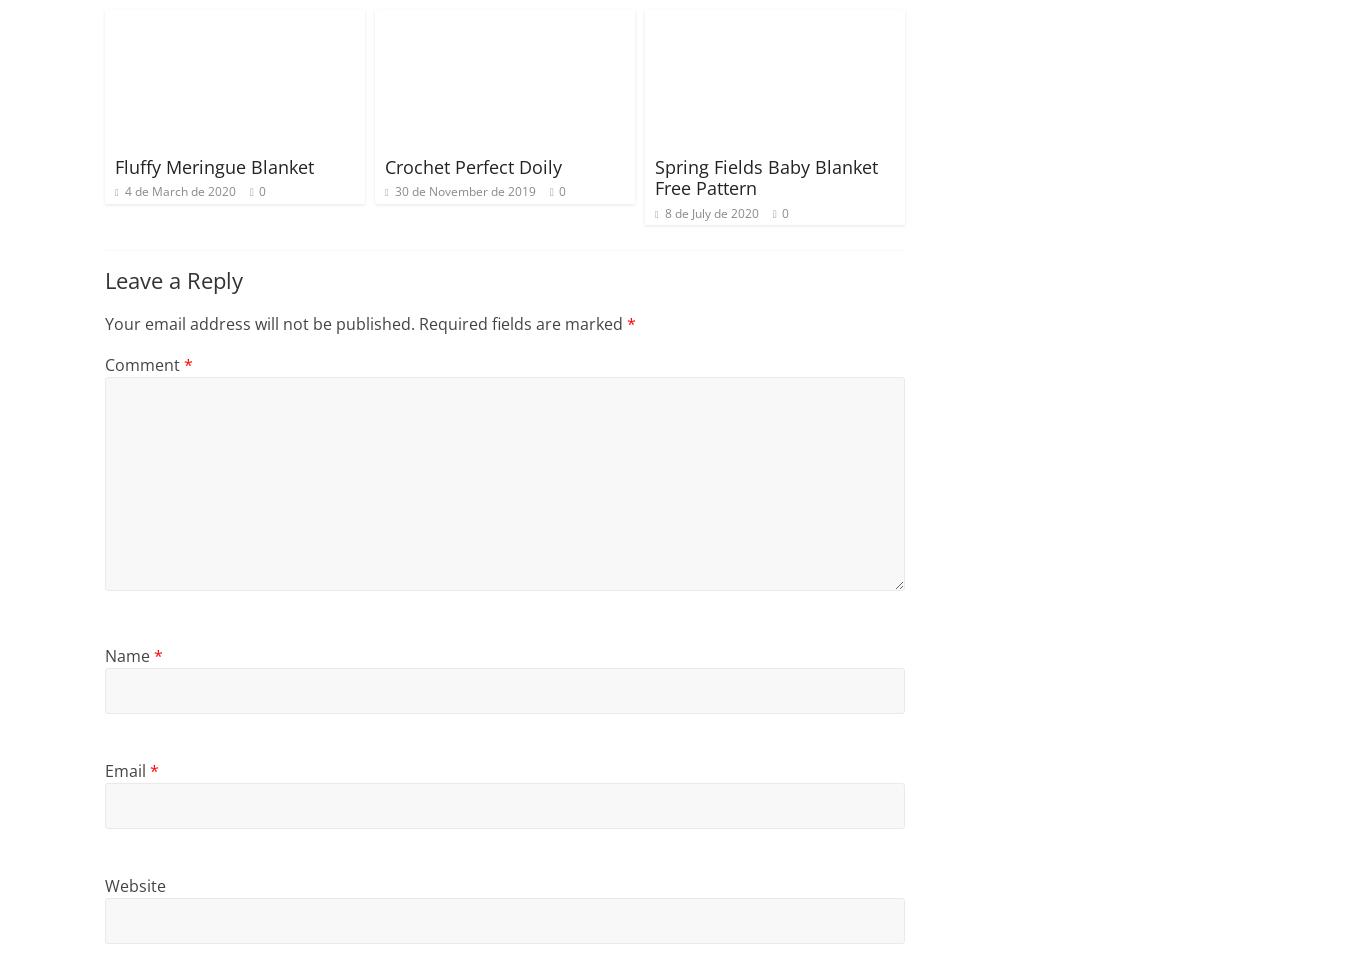 The image size is (1350, 963). I want to click on 'Crochet Perfect Doily', so click(385, 166).